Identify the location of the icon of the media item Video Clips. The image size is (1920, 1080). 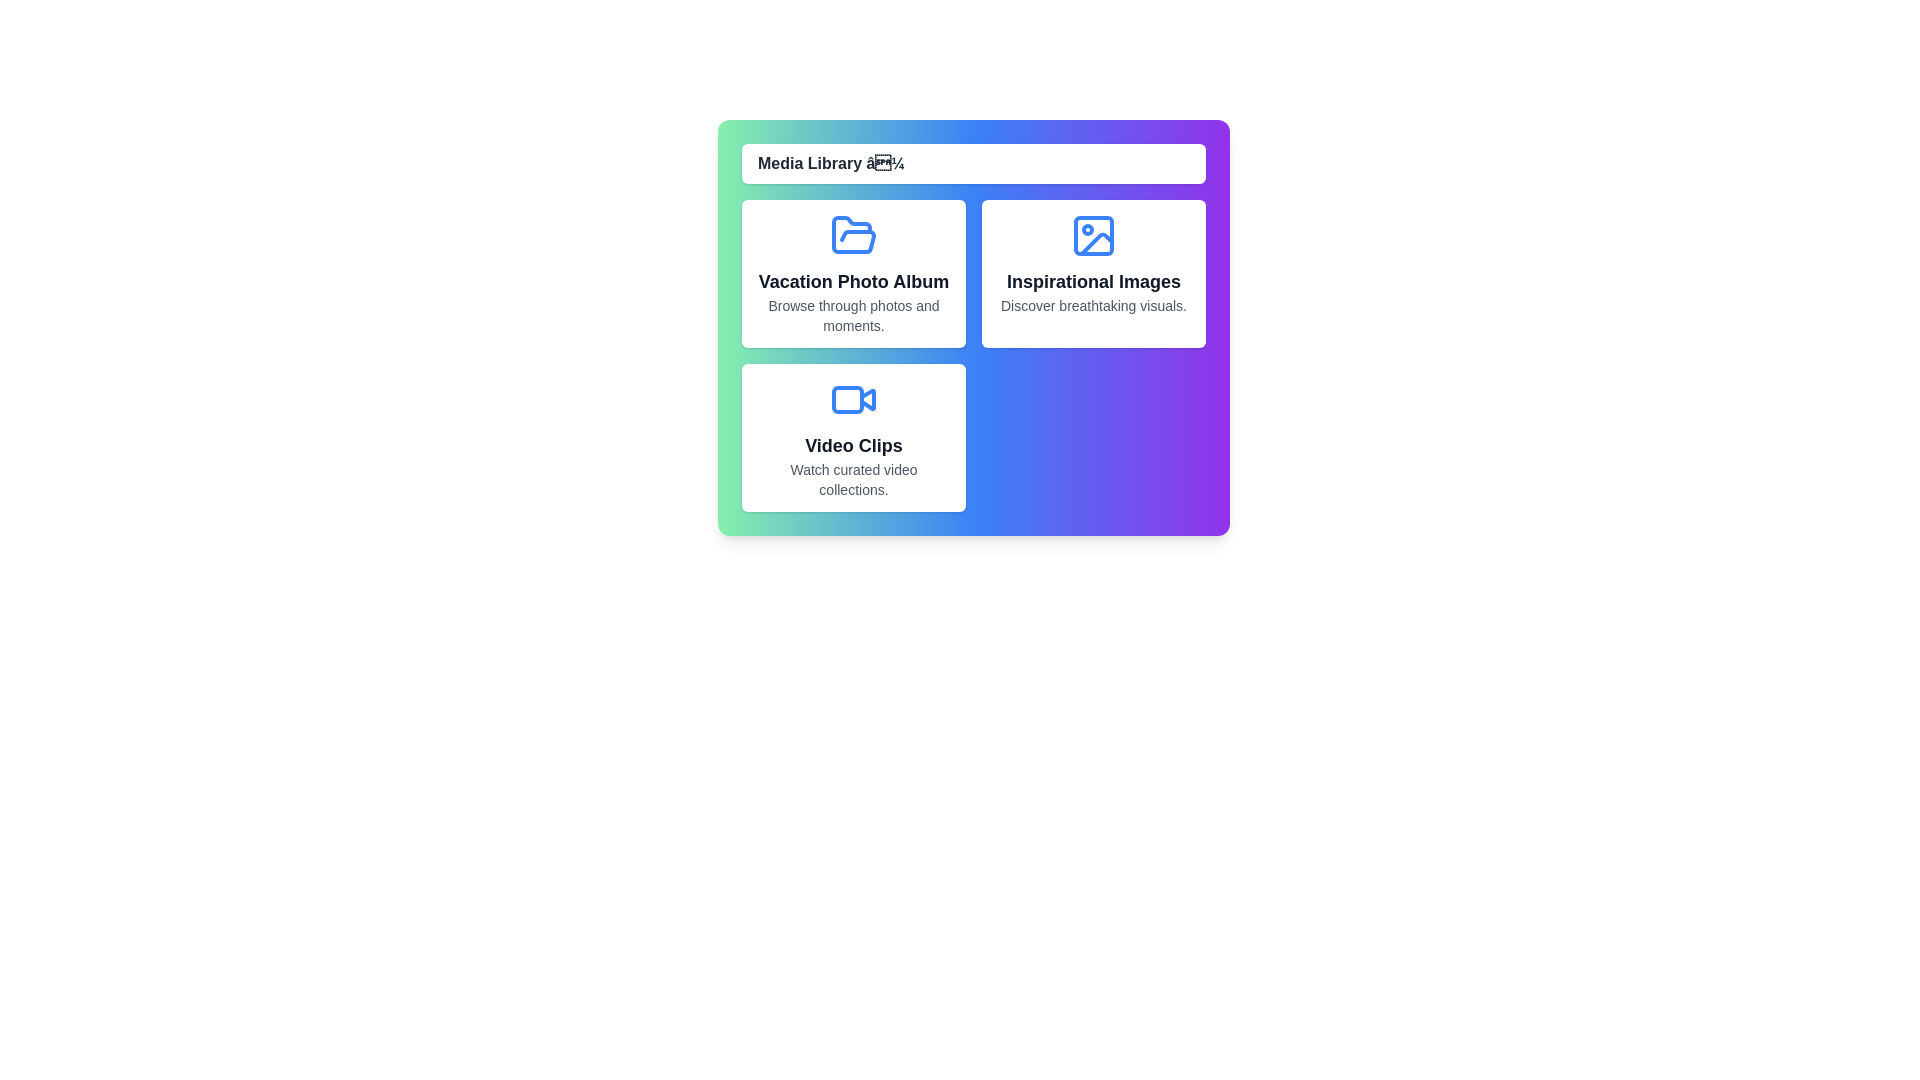
(854, 400).